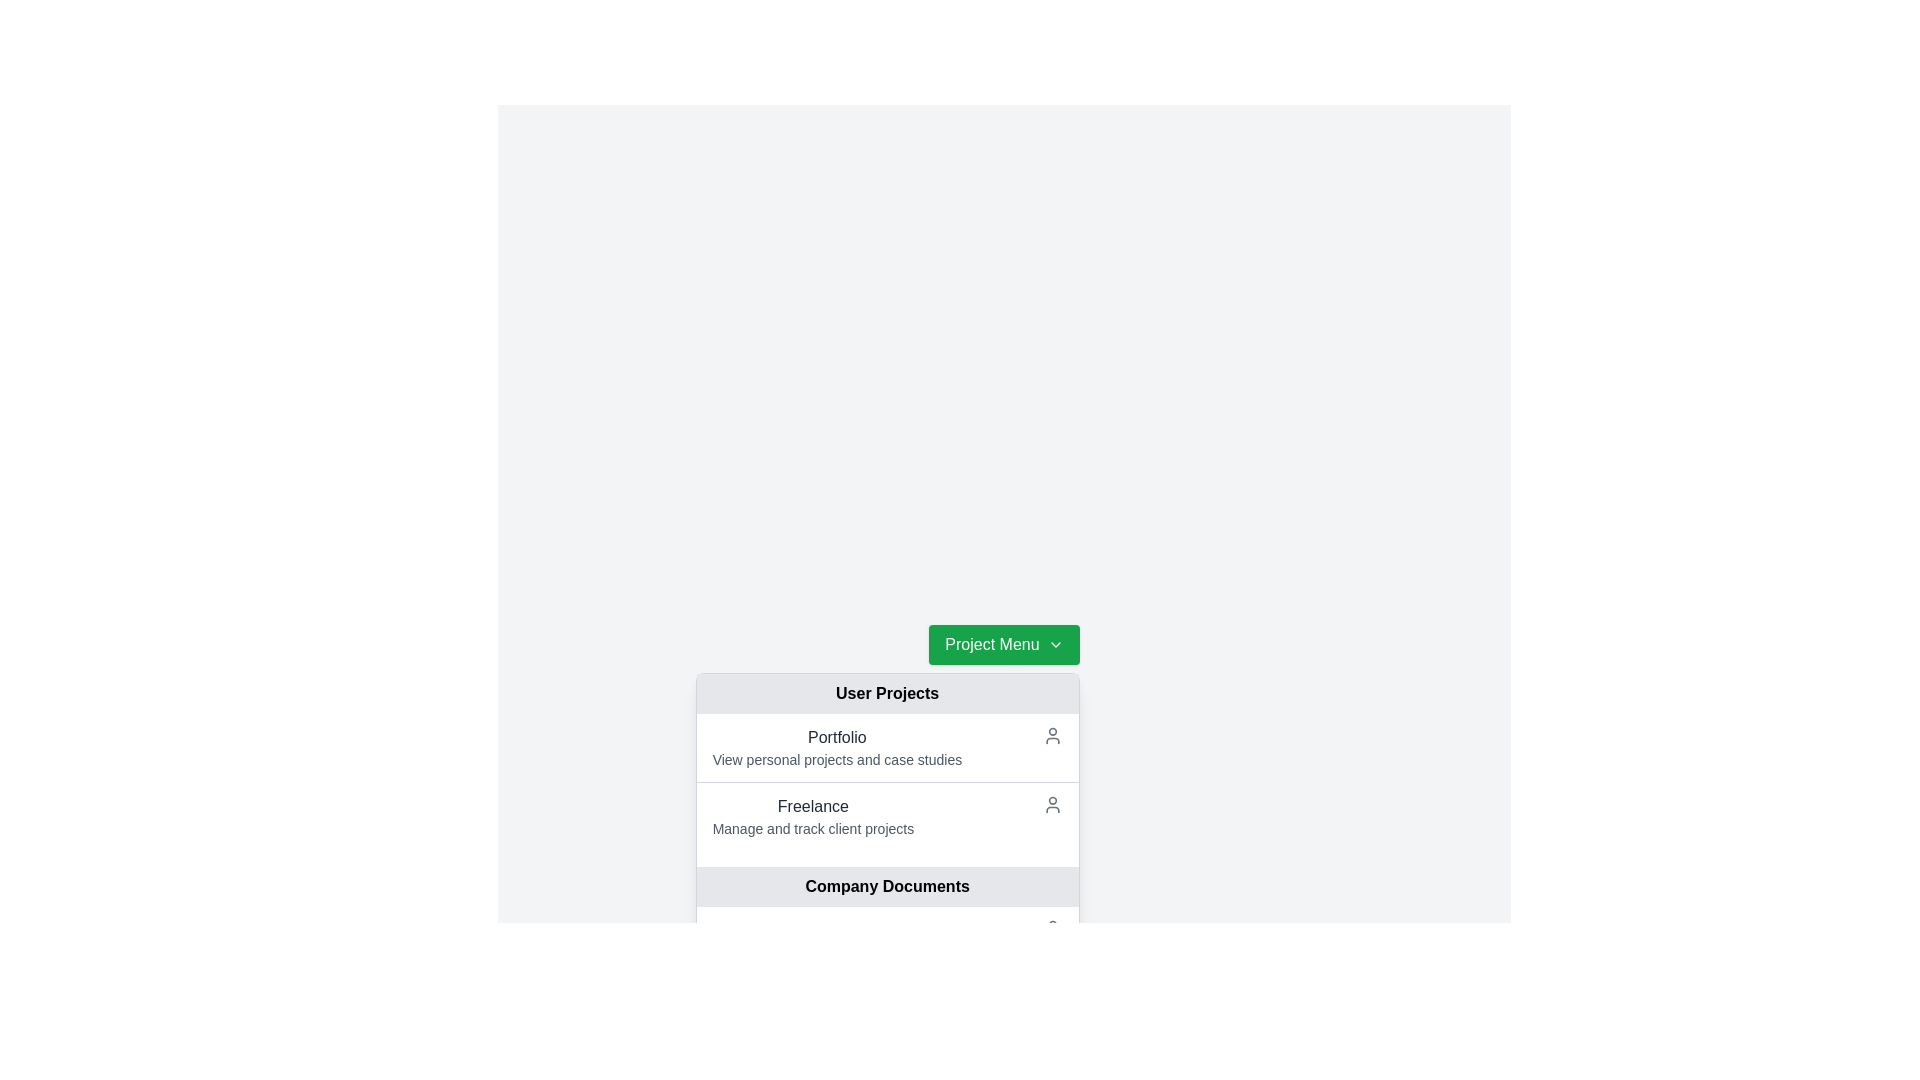  Describe the element at coordinates (886, 816) in the screenshot. I see `the second item in the 'User Projects' list` at that location.